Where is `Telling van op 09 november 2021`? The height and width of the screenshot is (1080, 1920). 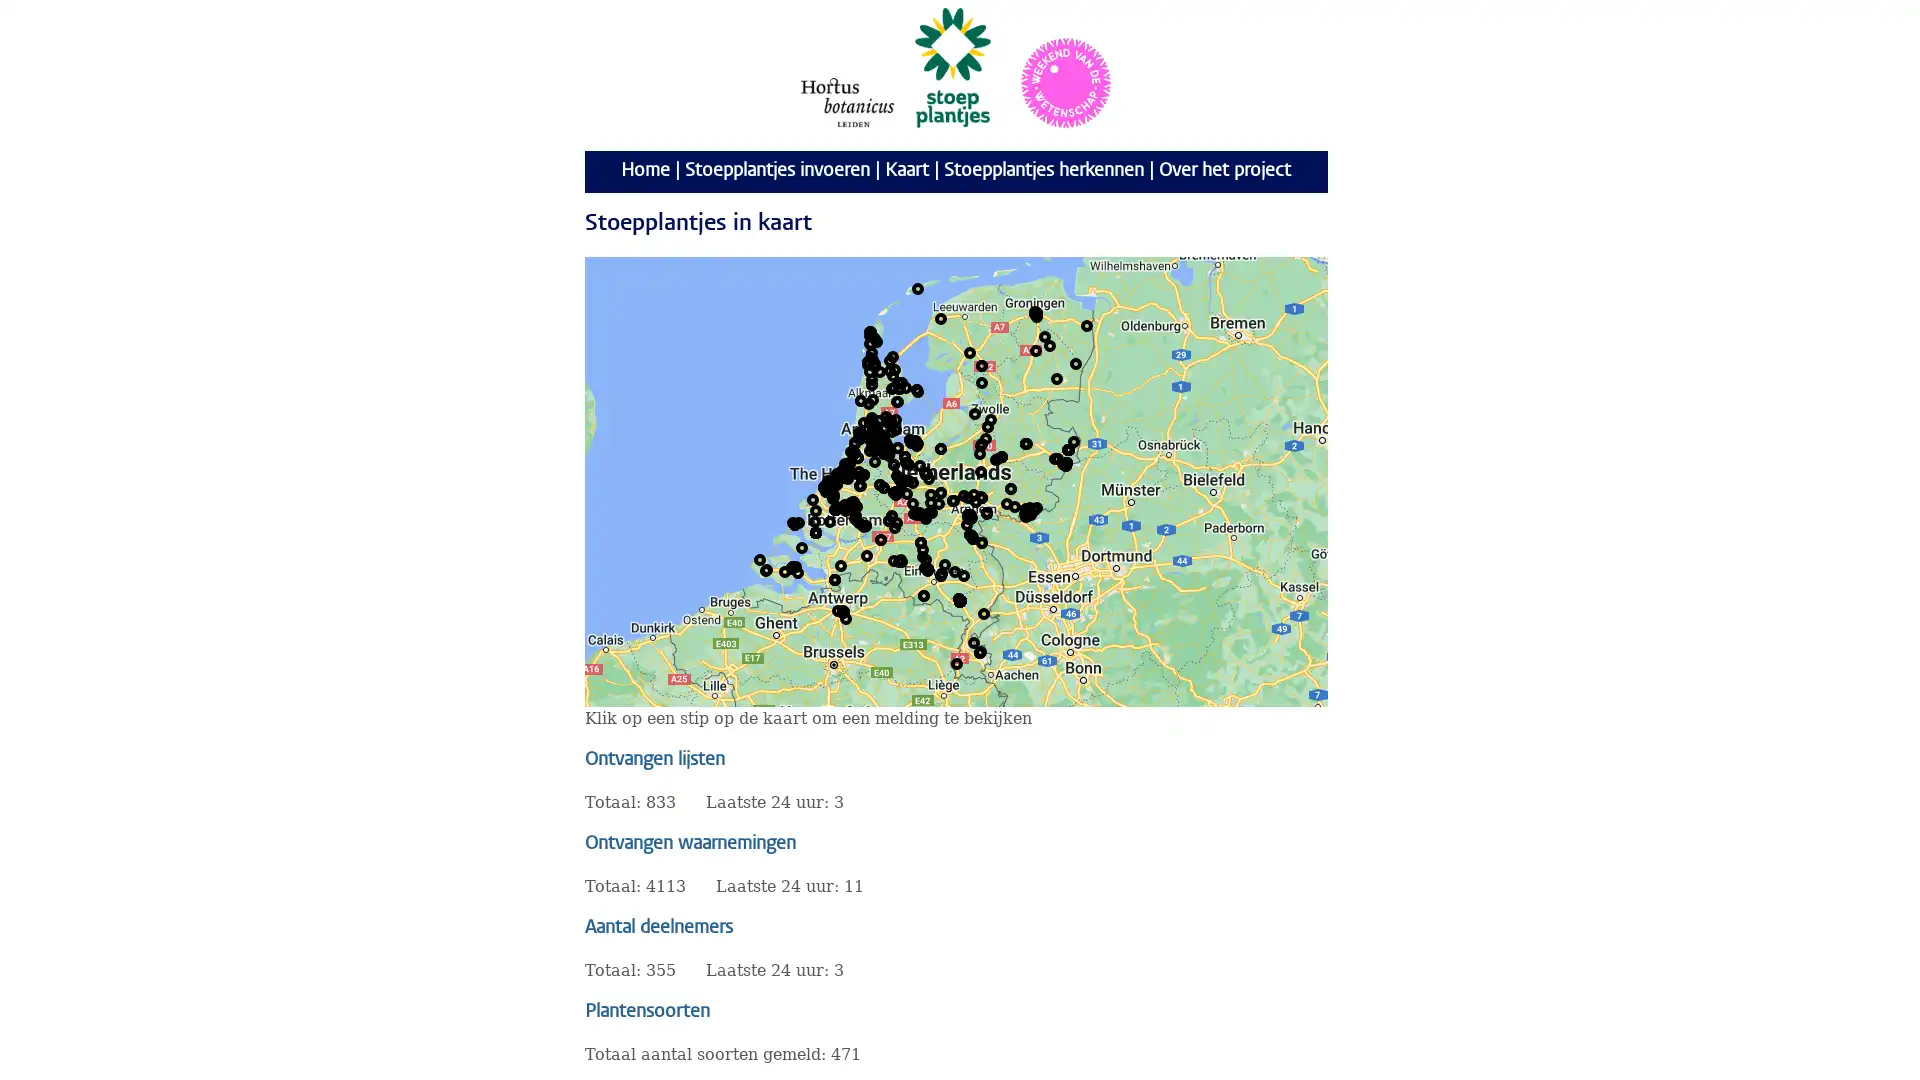
Telling van op 09 november 2021 is located at coordinates (873, 335).